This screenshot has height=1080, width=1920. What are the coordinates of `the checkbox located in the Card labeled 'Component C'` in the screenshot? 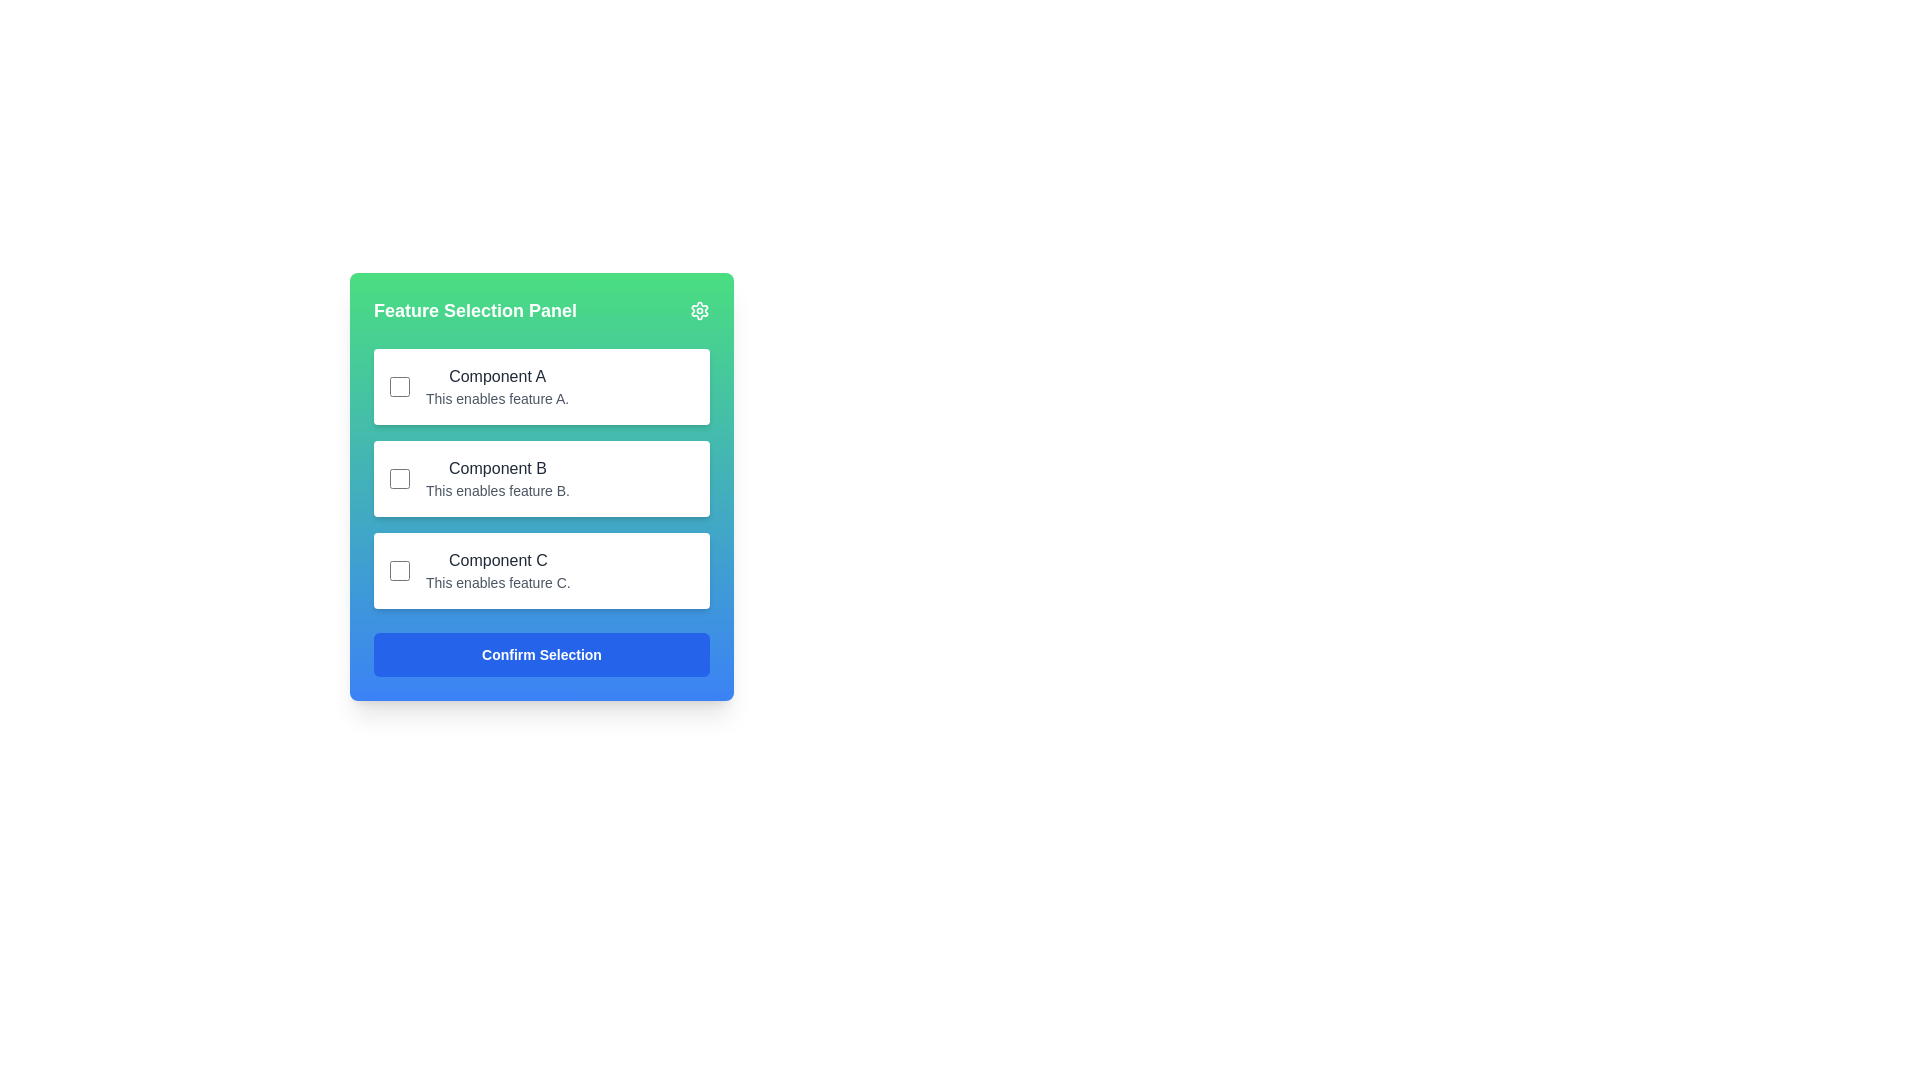 It's located at (542, 570).